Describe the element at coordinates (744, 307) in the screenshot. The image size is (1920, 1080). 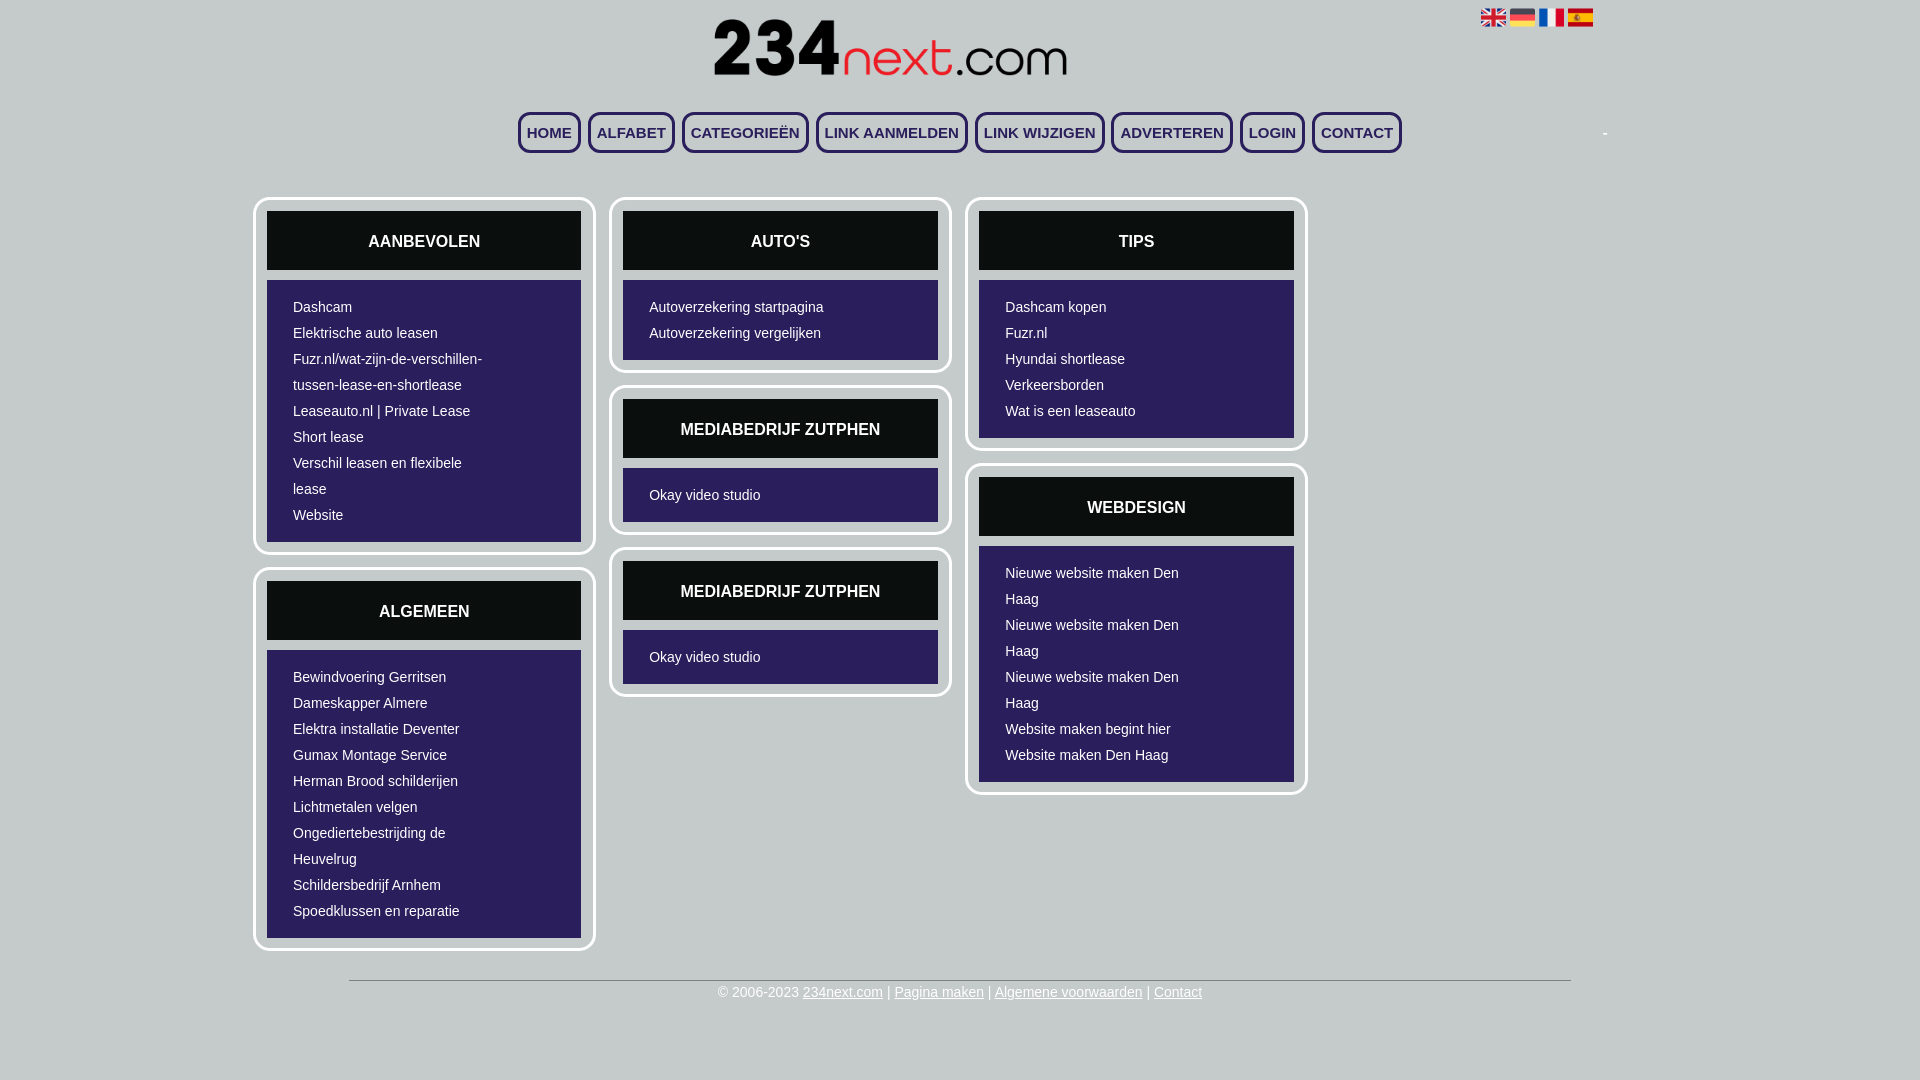
I see `'Autoverzekering startpagina'` at that location.